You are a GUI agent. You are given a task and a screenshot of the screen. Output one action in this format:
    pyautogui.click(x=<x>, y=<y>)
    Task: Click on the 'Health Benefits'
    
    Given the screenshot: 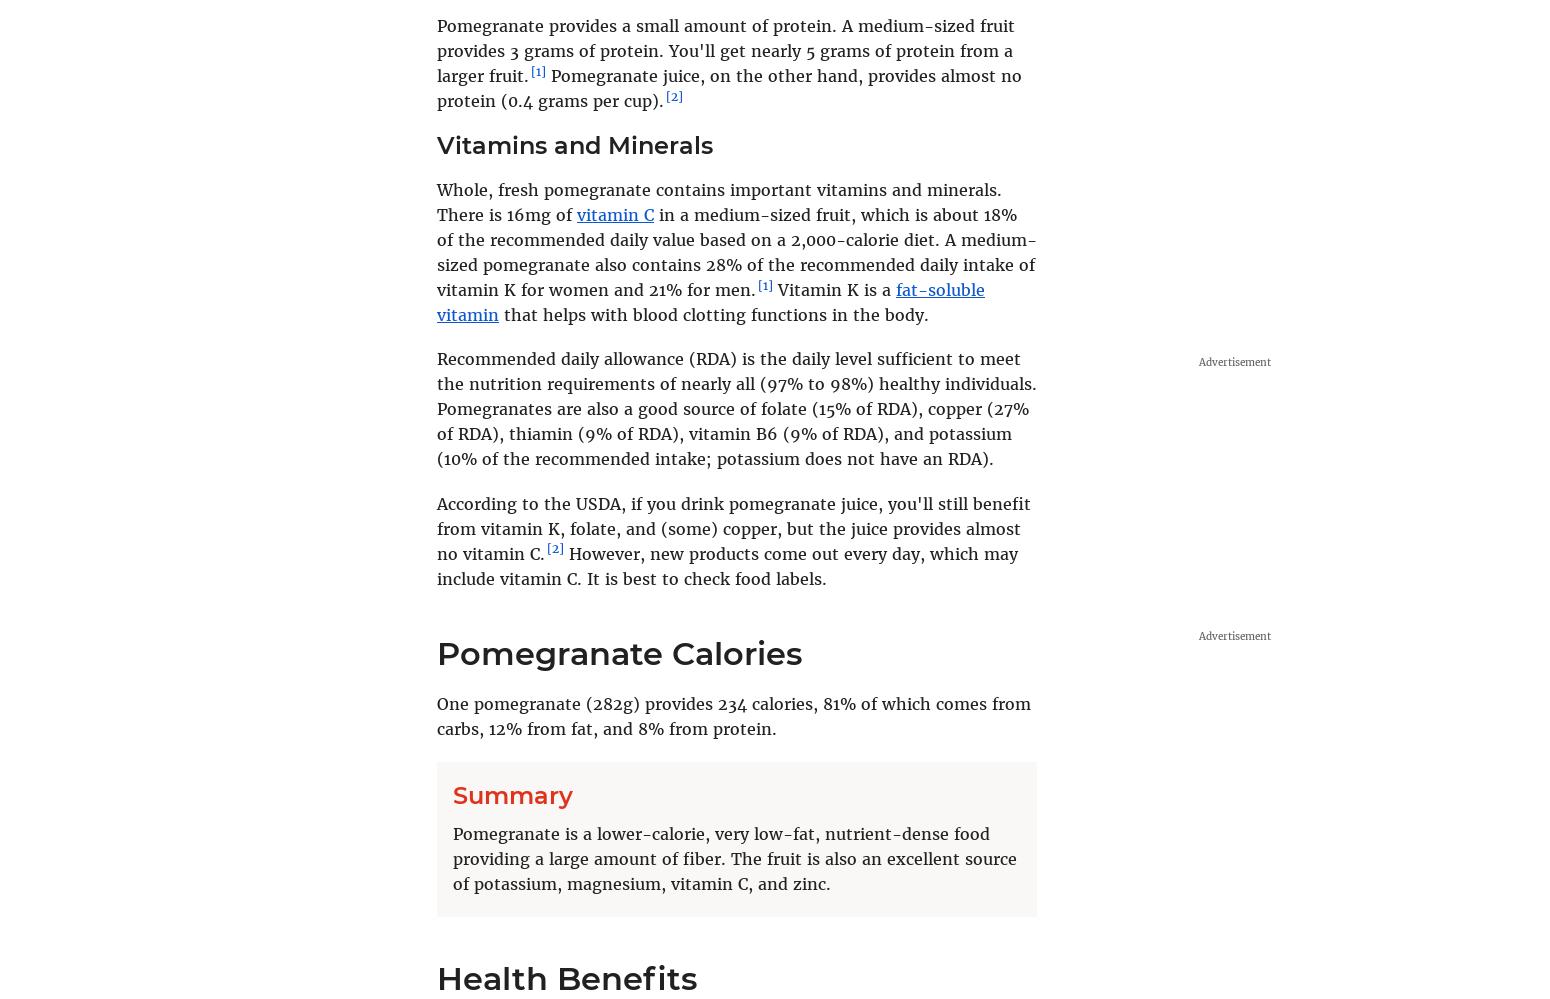 What is the action you would take?
    pyautogui.click(x=566, y=977)
    